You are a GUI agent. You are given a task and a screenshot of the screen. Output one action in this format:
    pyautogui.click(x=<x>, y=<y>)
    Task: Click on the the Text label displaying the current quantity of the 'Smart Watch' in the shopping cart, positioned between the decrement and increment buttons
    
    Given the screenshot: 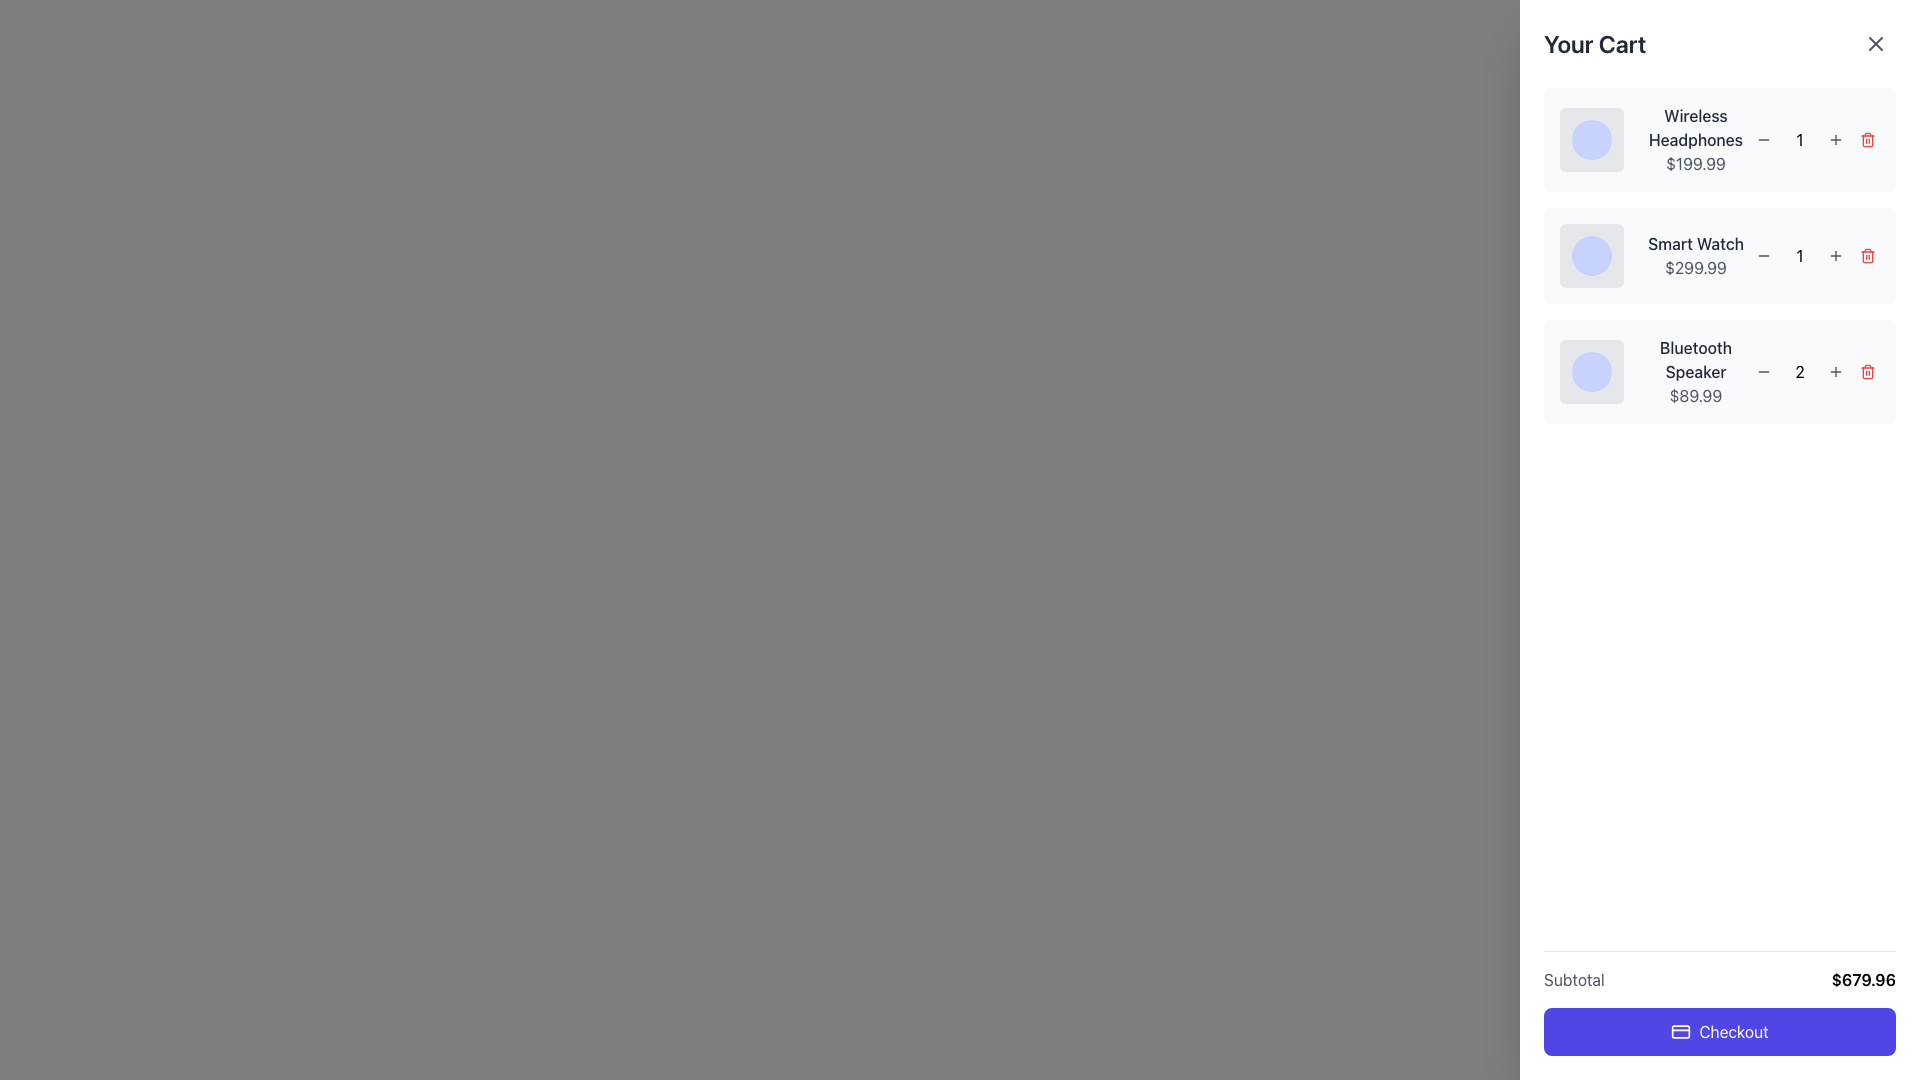 What is the action you would take?
    pyautogui.click(x=1800, y=254)
    